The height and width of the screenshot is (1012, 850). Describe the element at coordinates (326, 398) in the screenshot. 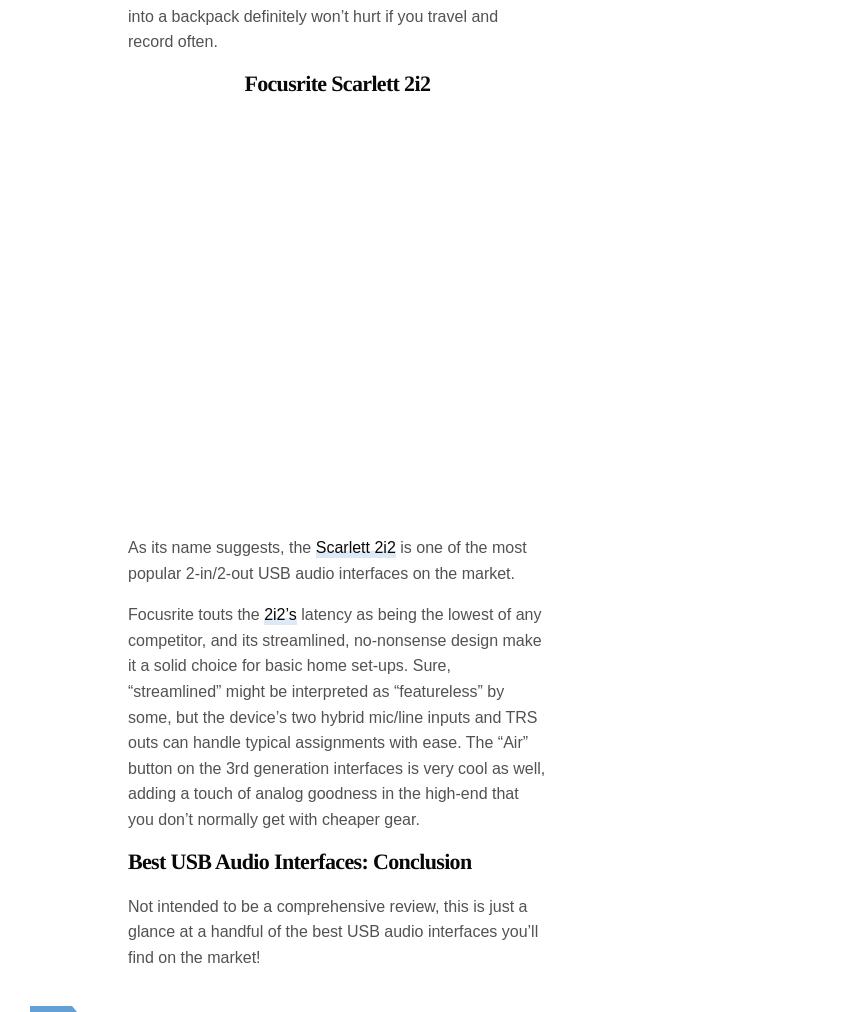

I see `'is one of the most popular 2-in/2-out USB audio interfaces on the market.'` at that location.